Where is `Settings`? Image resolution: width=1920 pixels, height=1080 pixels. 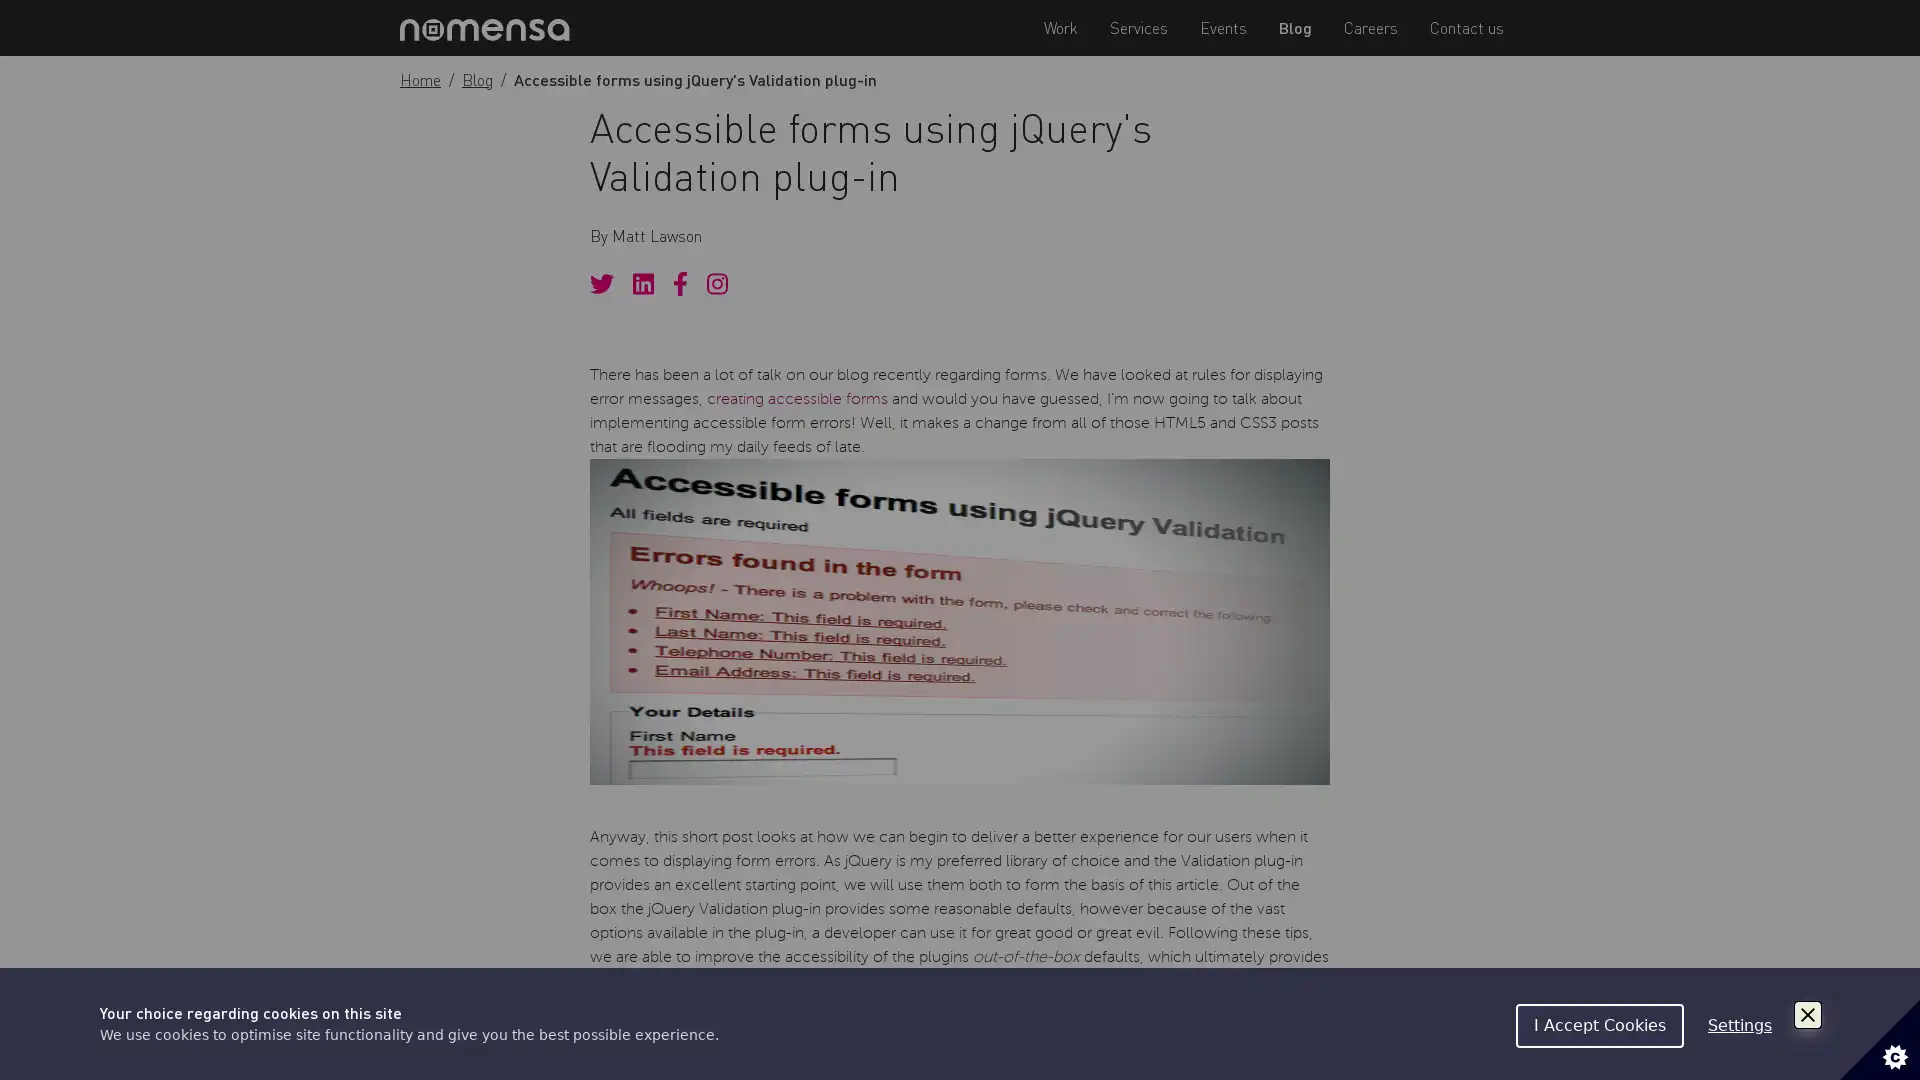
Settings is located at coordinates (1738, 1026).